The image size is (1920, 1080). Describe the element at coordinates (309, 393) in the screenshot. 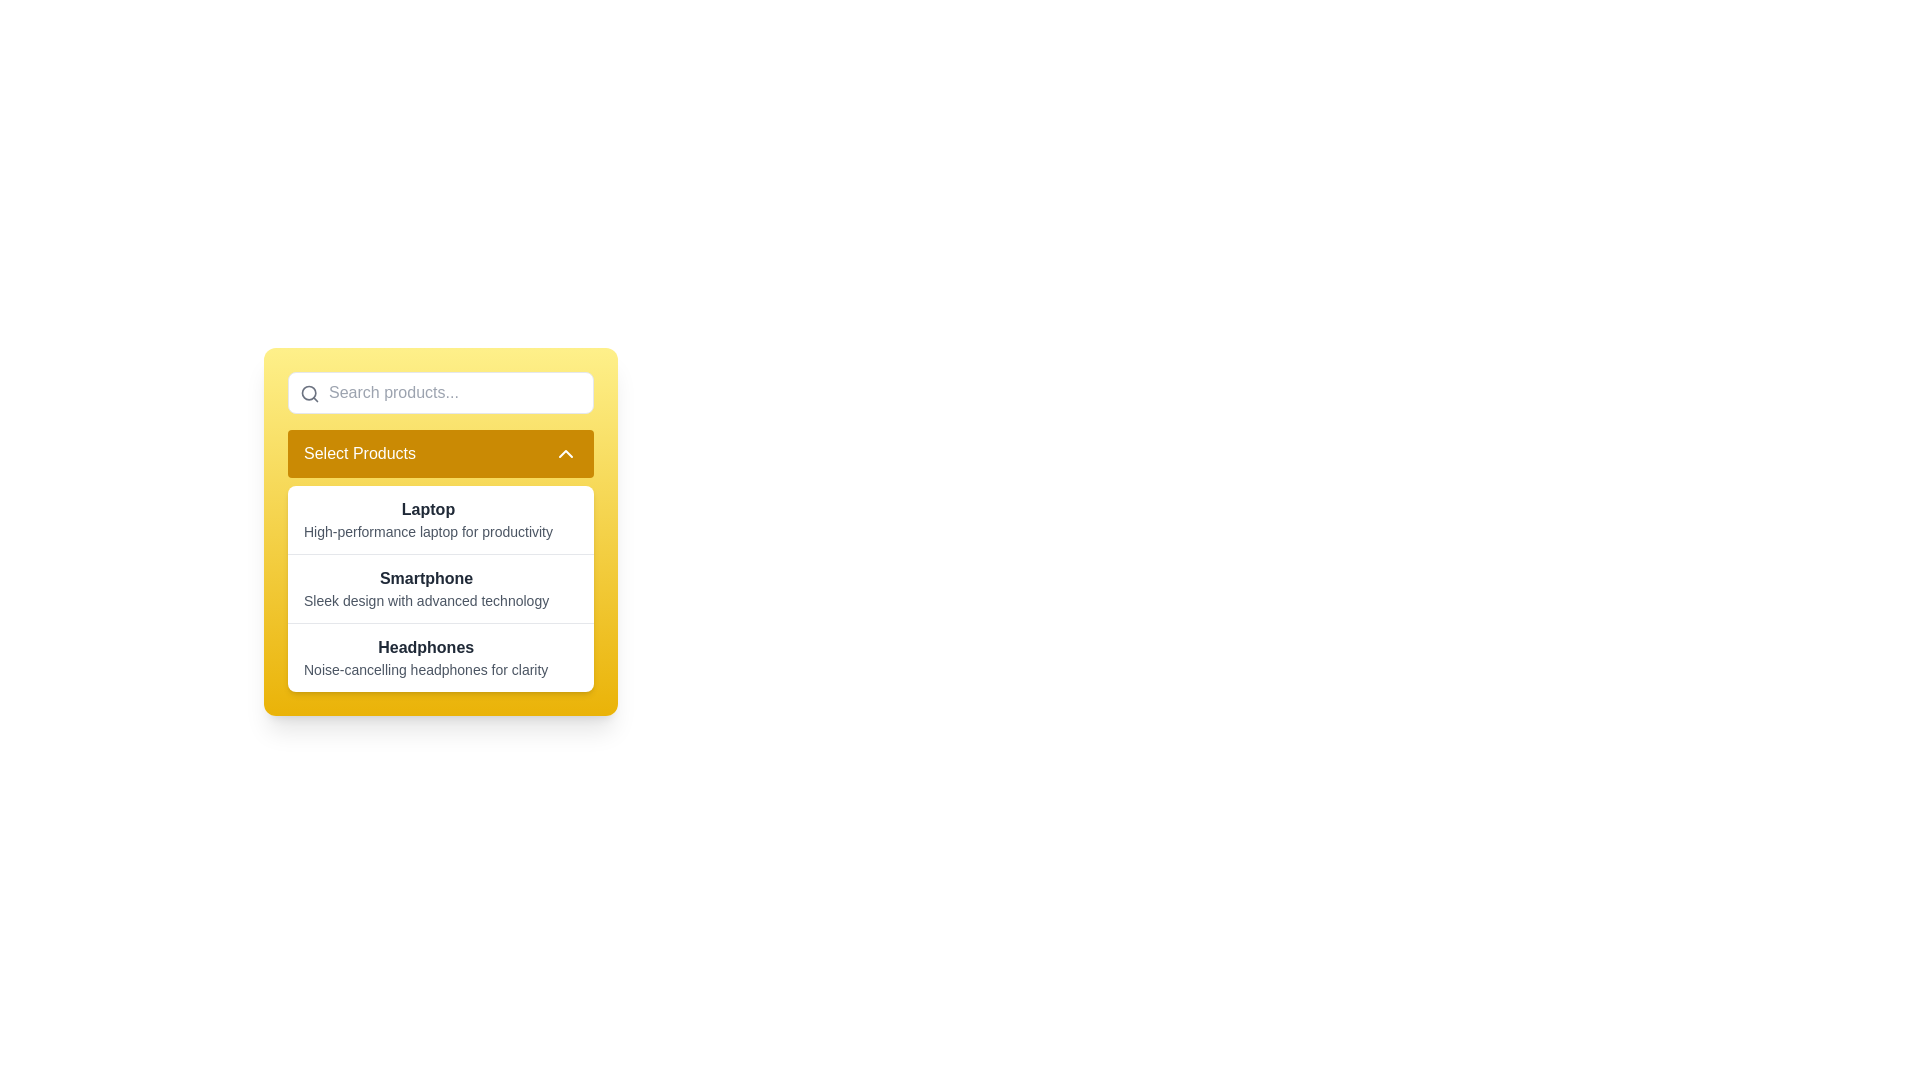

I see `the decorative search icon located on the left side of the search input field, which visually indicates the functionality of the adjacent text input` at that location.